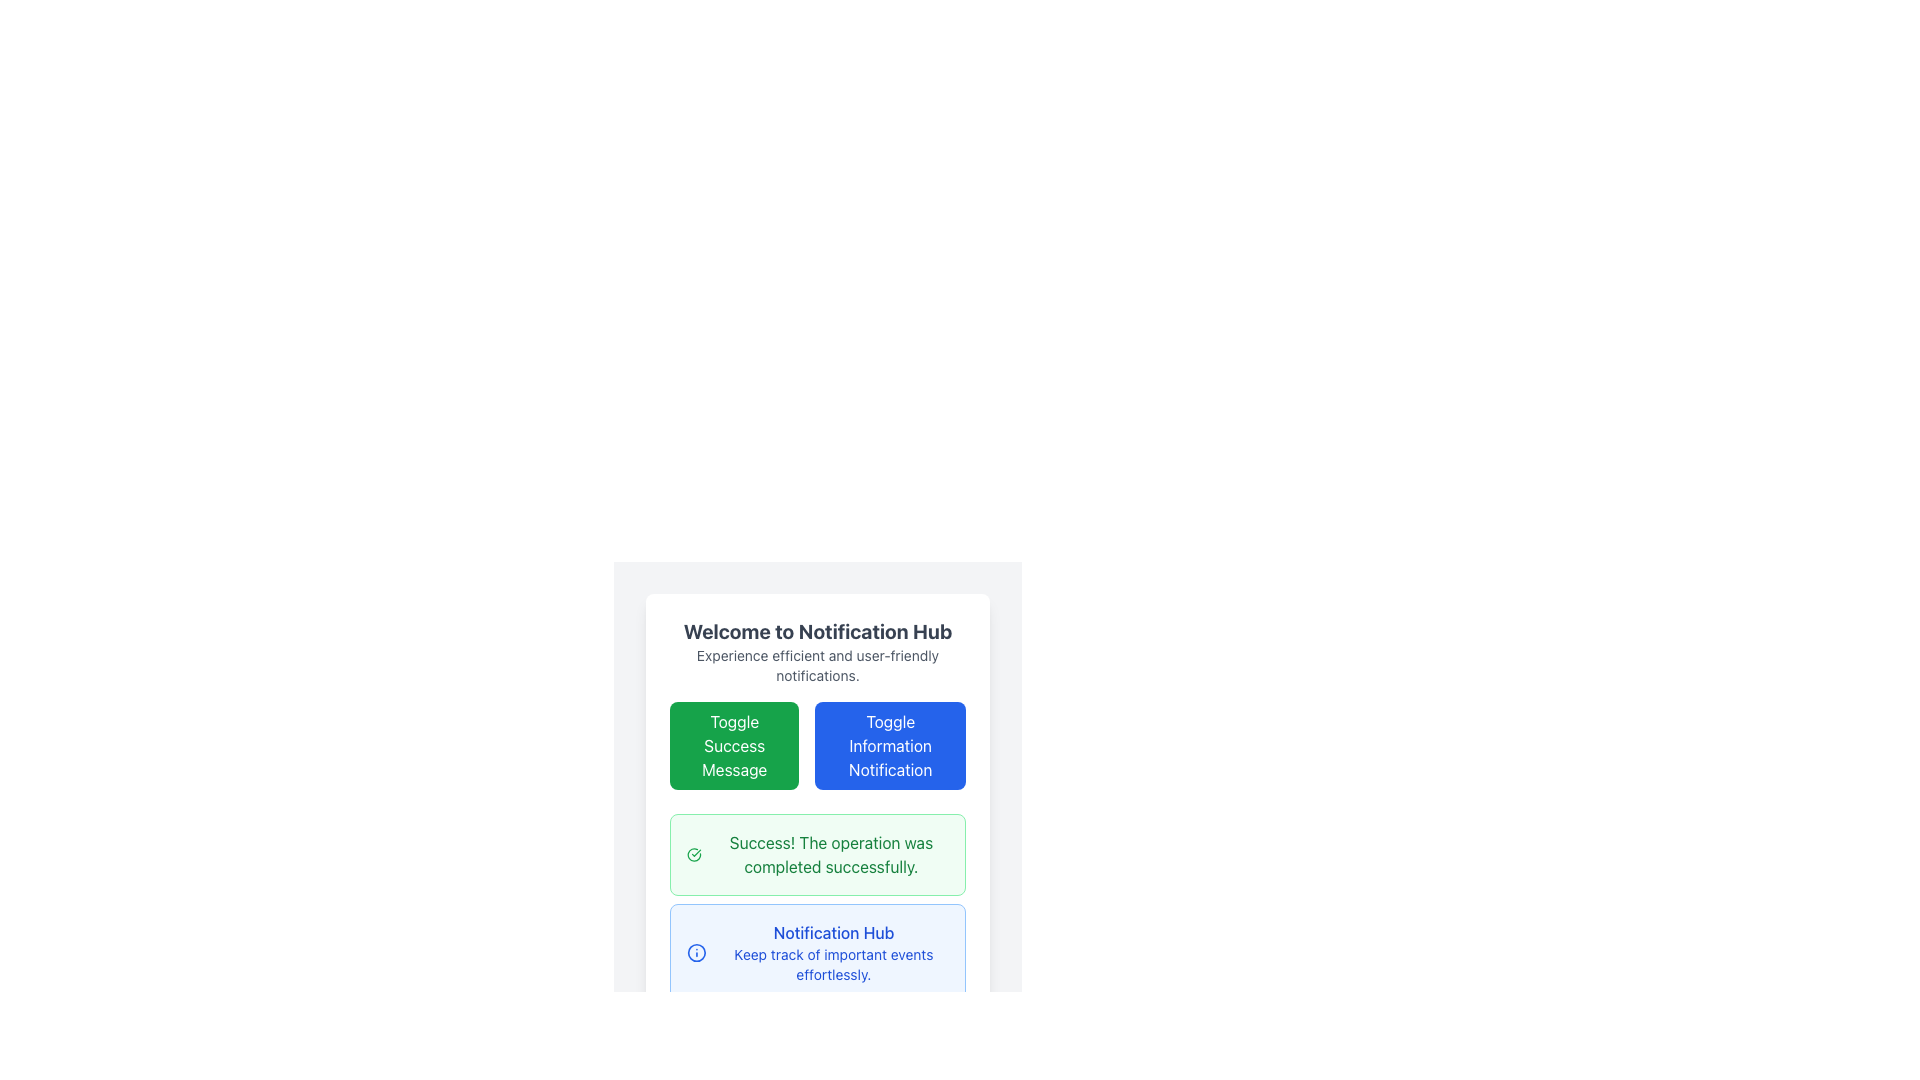 This screenshot has height=1080, width=1920. Describe the element at coordinates (817, 651) in the screenshot. I see `the text element that displays 'Welcome to Notification Hub' and 'Experience efficient and user-friendly notifications.'` at that location.